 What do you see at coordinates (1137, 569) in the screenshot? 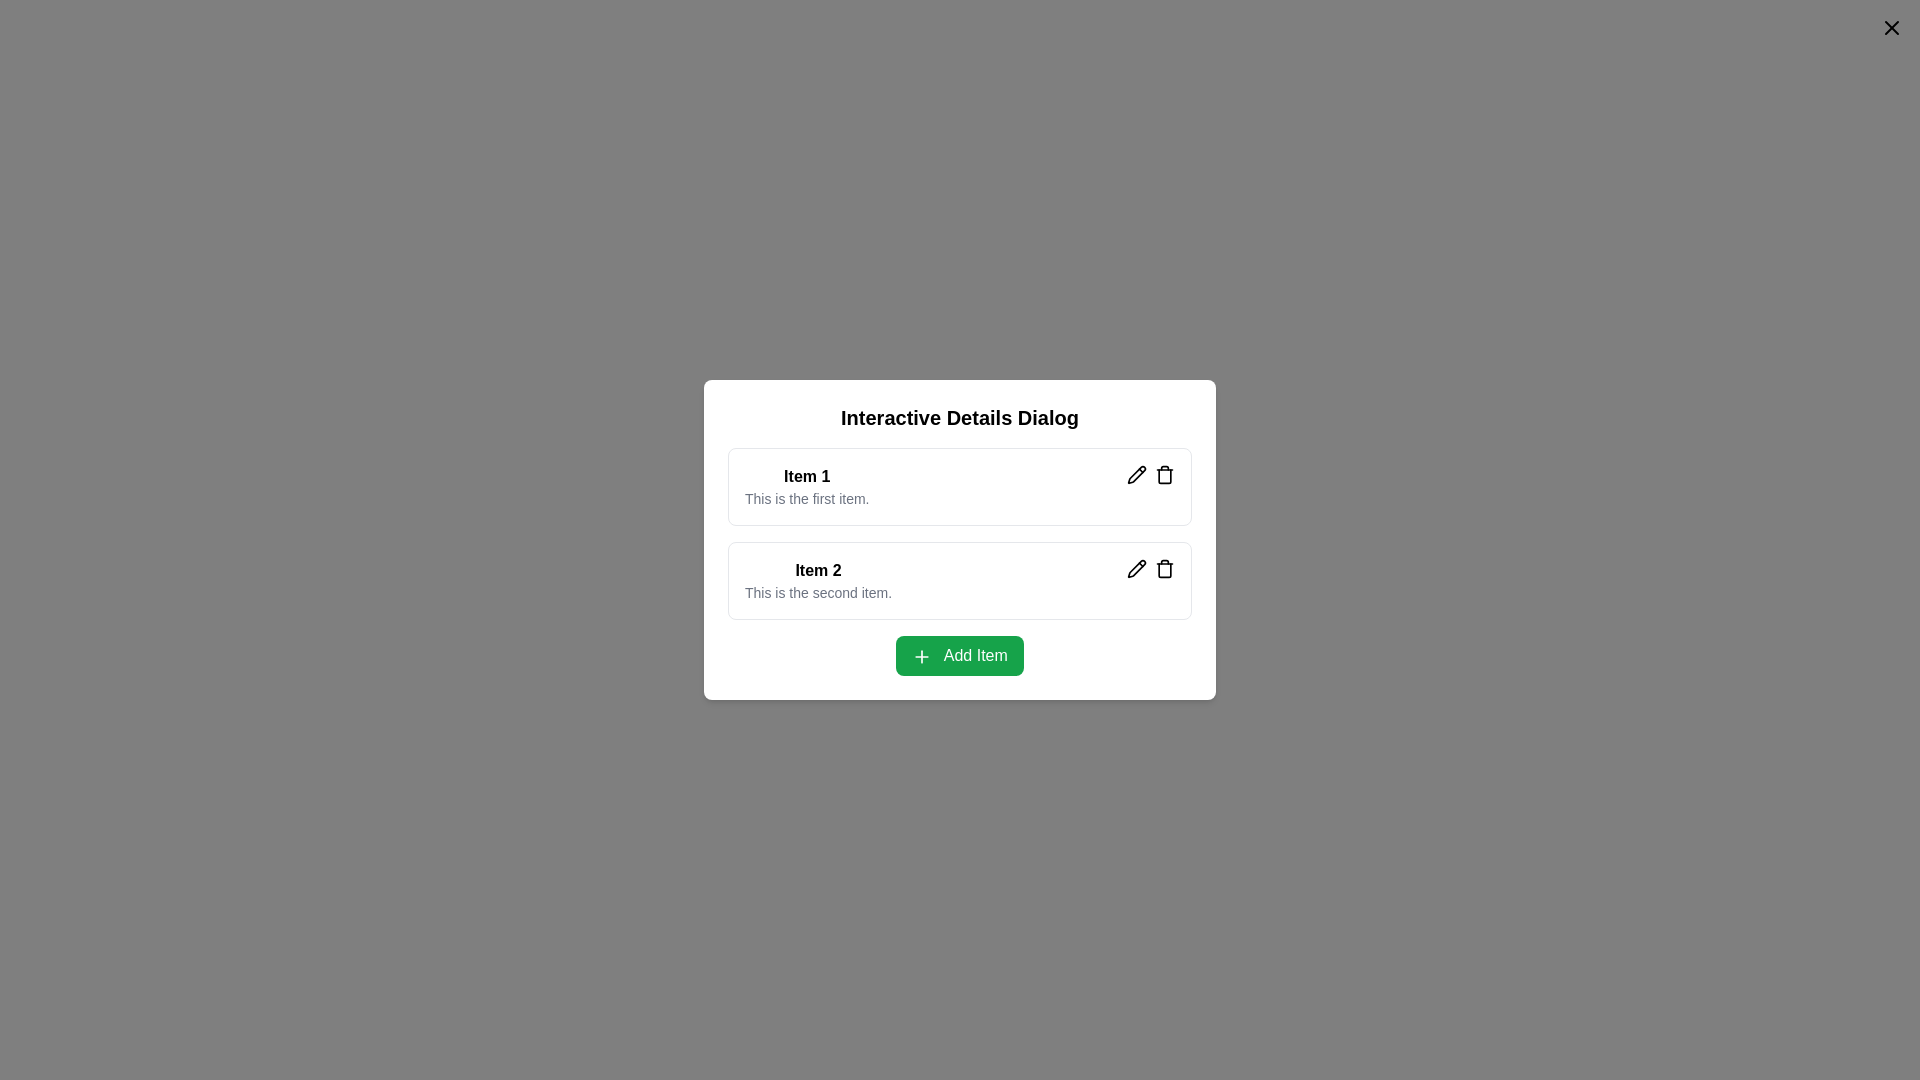
I see `the pencil icon button, which represents the edit action` at bounding box center [1137, 569].